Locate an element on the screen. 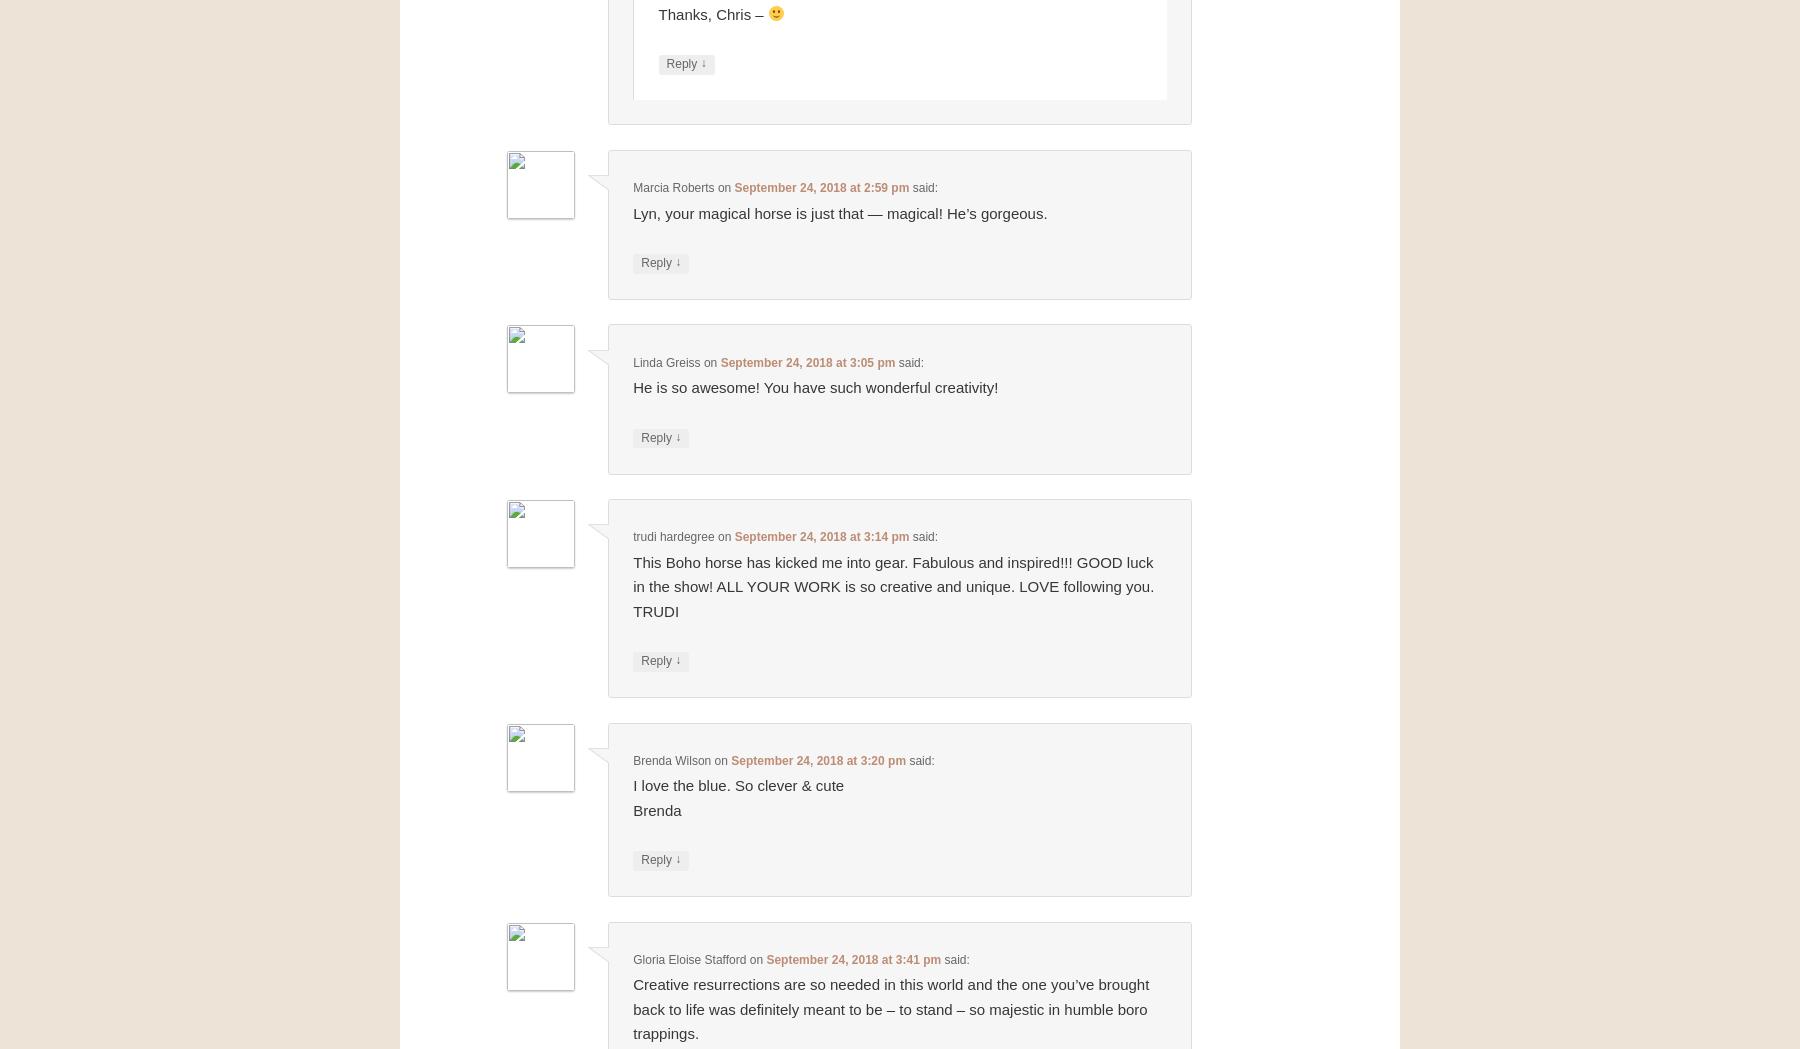  'I love the blue.  So clever & cute' is located at coordinates (633, 785).